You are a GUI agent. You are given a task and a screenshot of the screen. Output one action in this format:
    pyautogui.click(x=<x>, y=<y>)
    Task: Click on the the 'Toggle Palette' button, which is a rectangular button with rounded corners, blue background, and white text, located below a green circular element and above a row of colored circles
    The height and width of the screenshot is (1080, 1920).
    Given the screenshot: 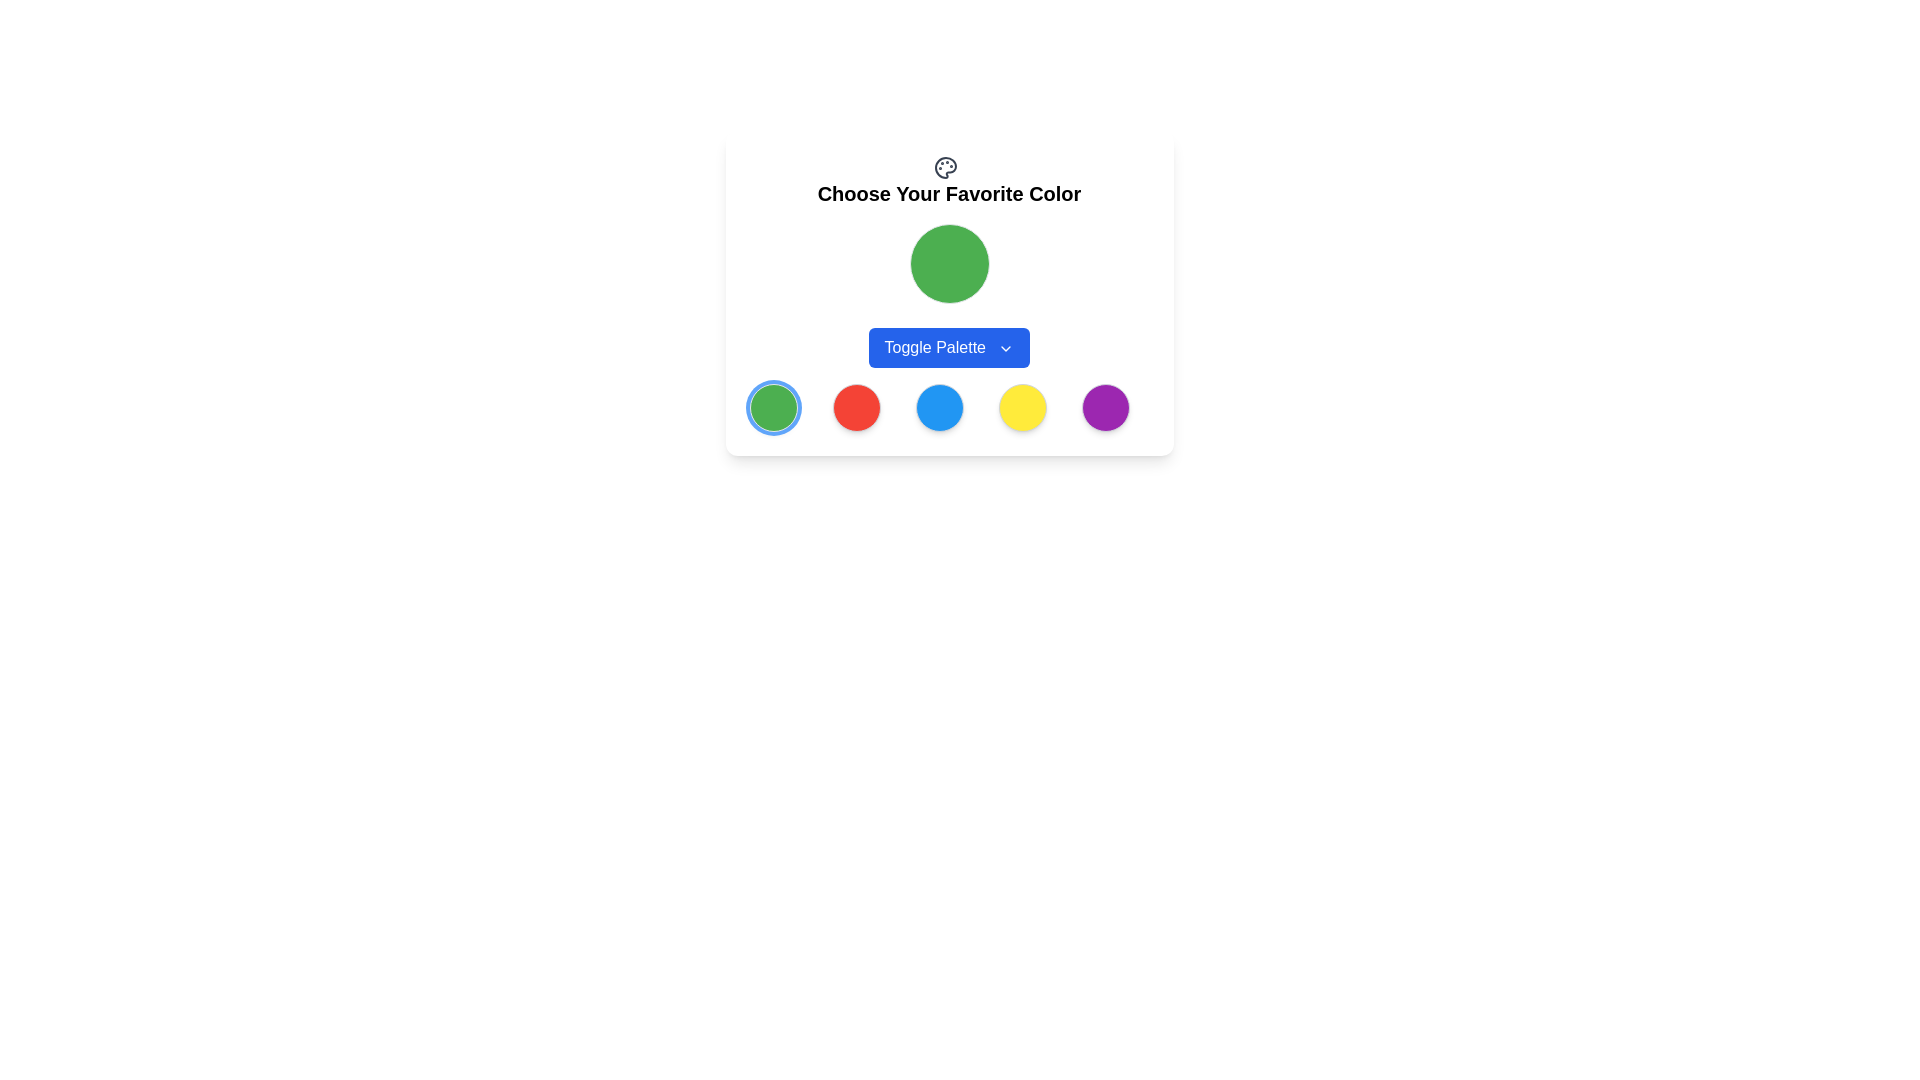 What is the action you would take?
    pyautogui.click(x=948, y=346)
    